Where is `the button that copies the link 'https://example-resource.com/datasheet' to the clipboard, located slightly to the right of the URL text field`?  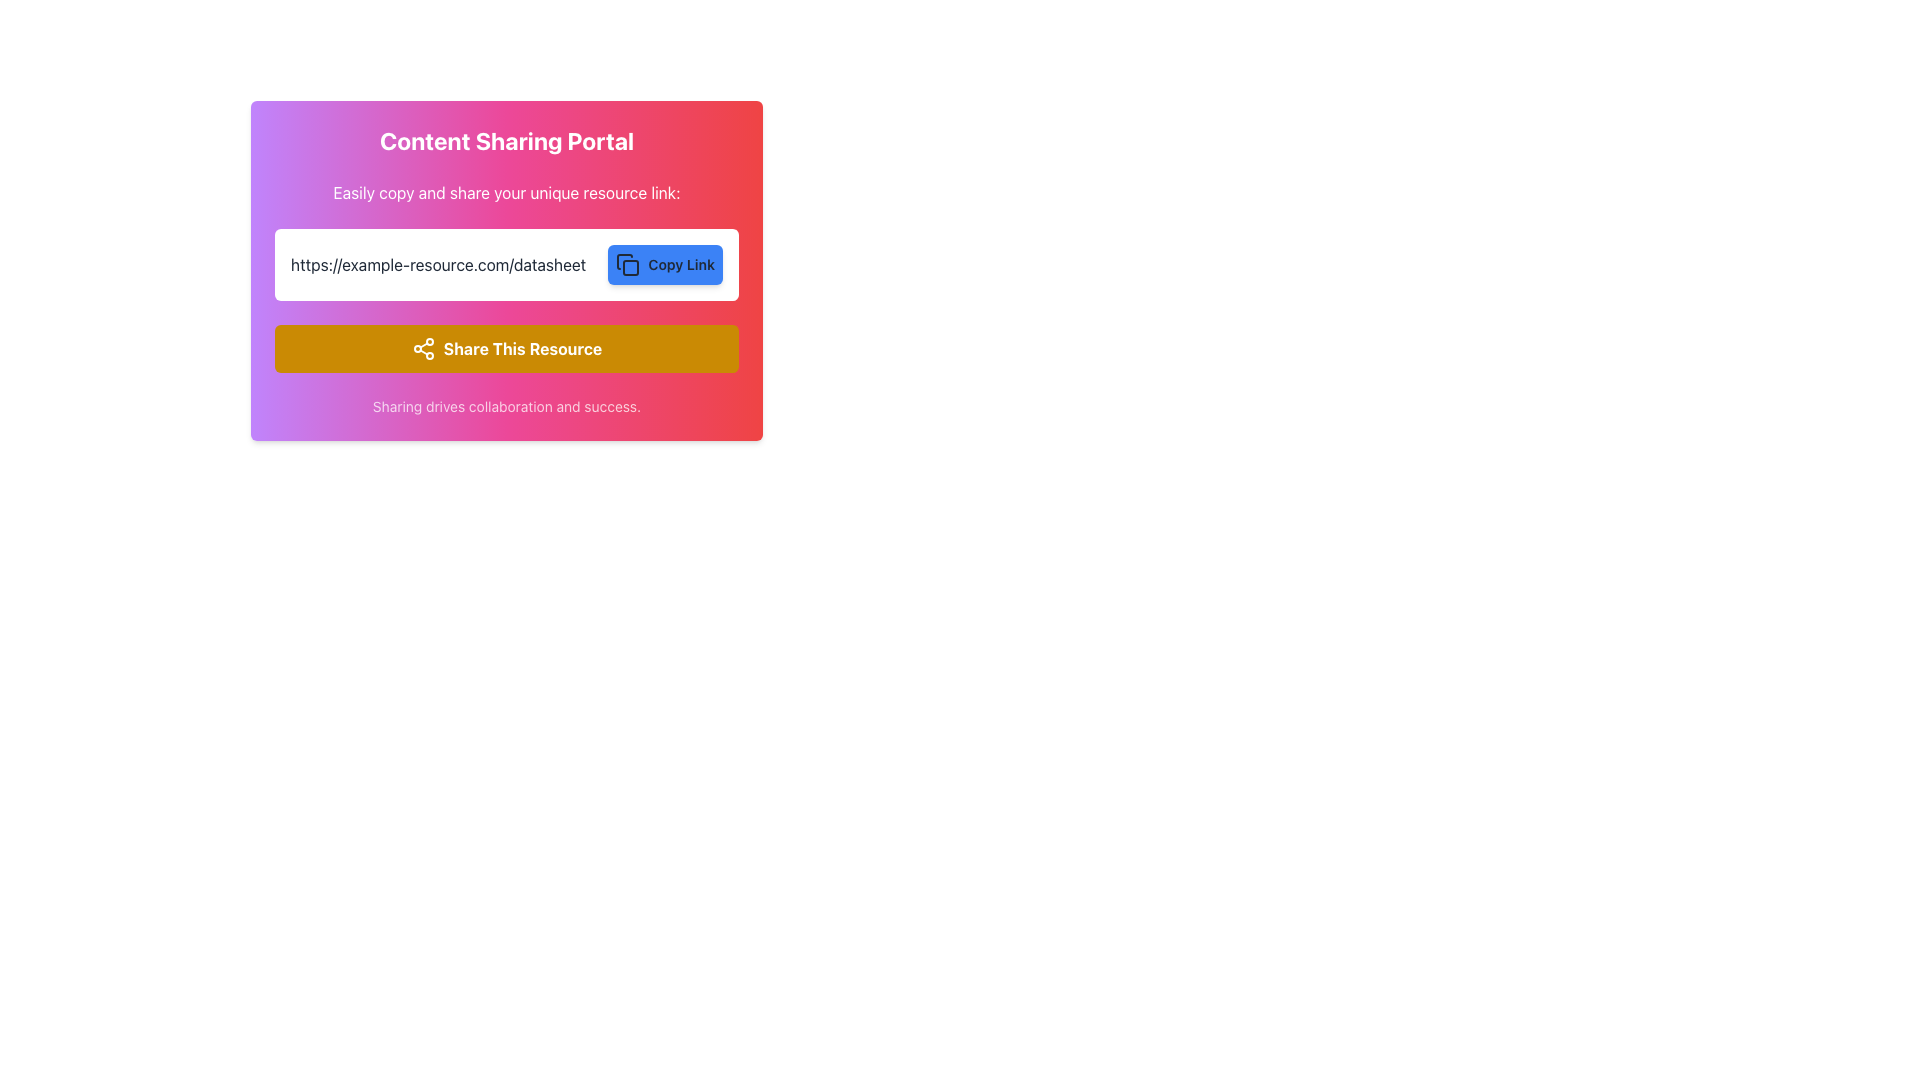 the button that copies the link 'https://example-resource.com/datasheet' to the clipboard, located slightly to the right of the URL text field is located at coordinates (665, 264).